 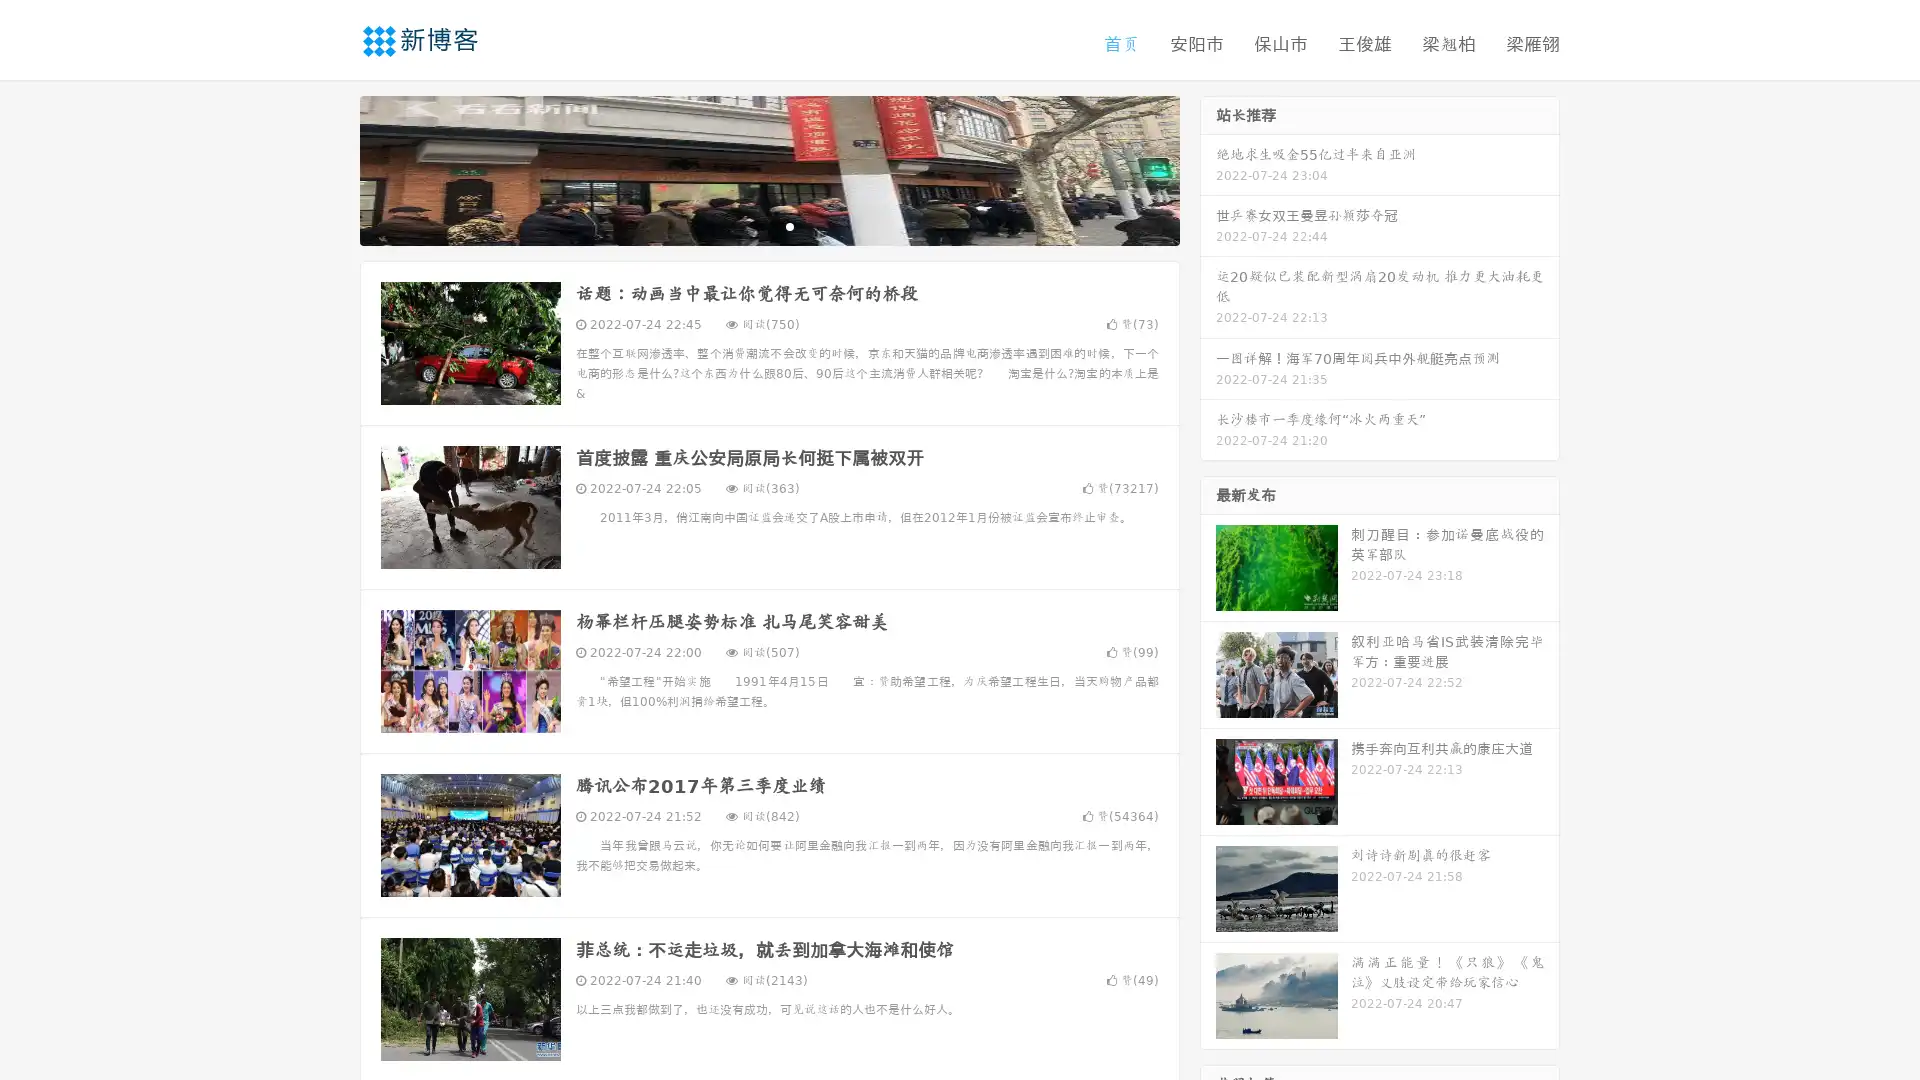 I want to click on Previous slide, so click(x=330, y=168).